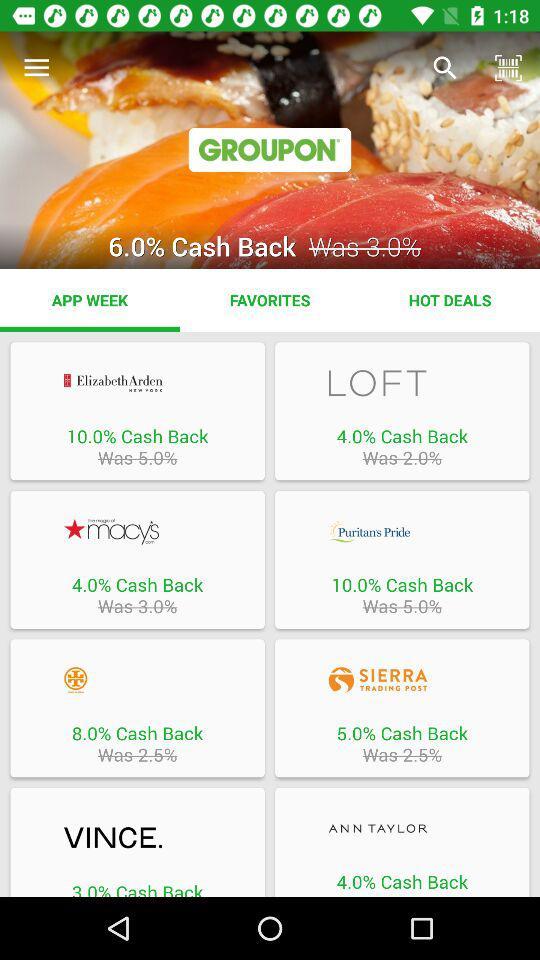 The height and width of the screenshot is (960, 540). What do you see at coordinates (136, 382) in the screenshot?
I see `this item button` at bounding box center [136, 382].